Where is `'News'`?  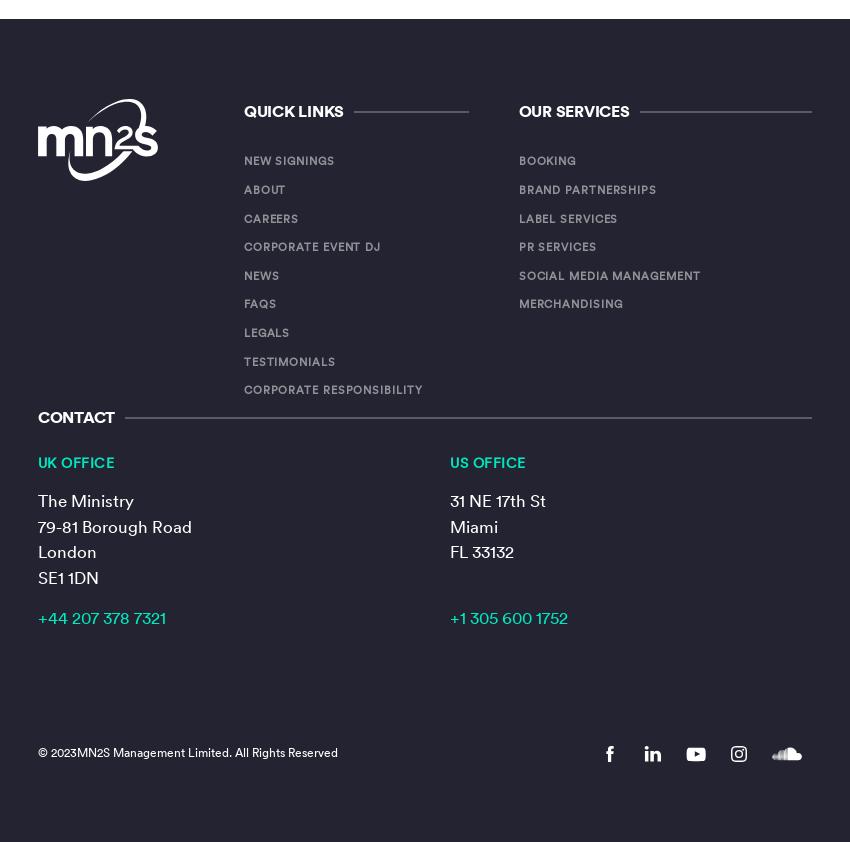
'News' is located at coordinates (243, 274).